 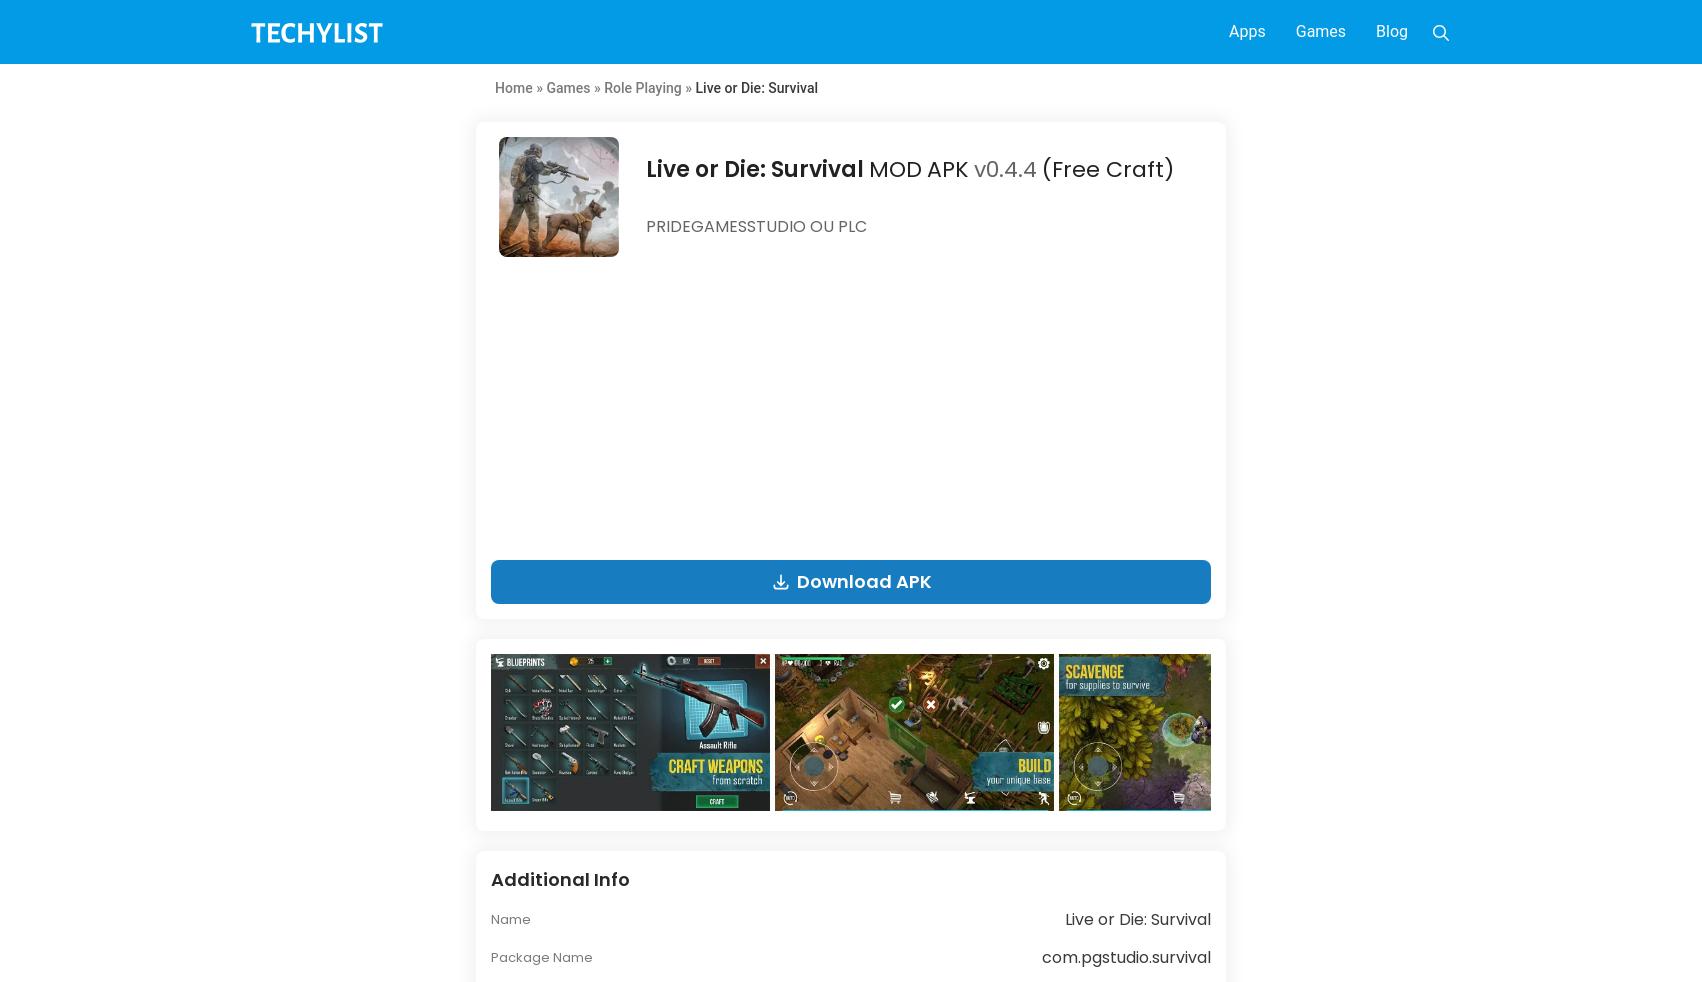 I want to click on 'Package Name', so click(x=540, y=957).